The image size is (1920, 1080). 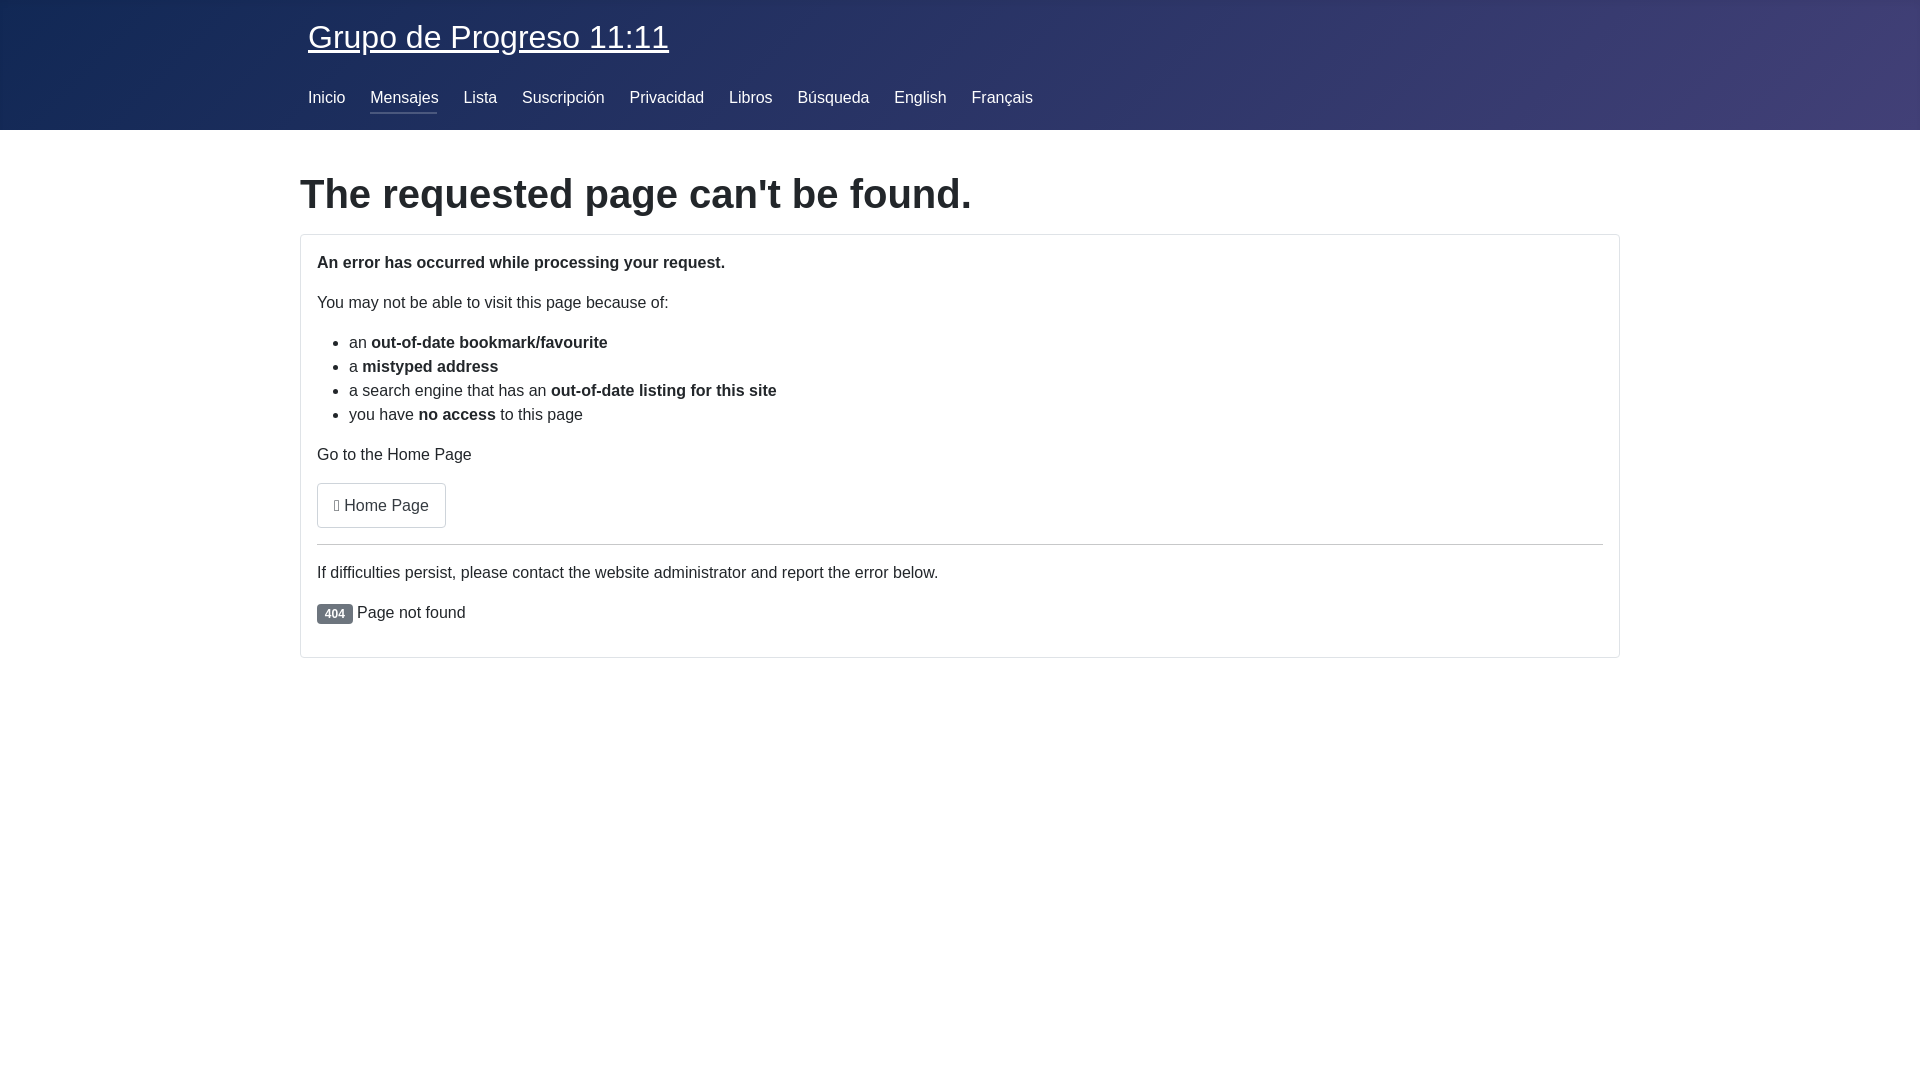 What do you see at coordinates (402, 97) in the screenshot?
I see `'Mensajes'` at bounding box center [402, 97].